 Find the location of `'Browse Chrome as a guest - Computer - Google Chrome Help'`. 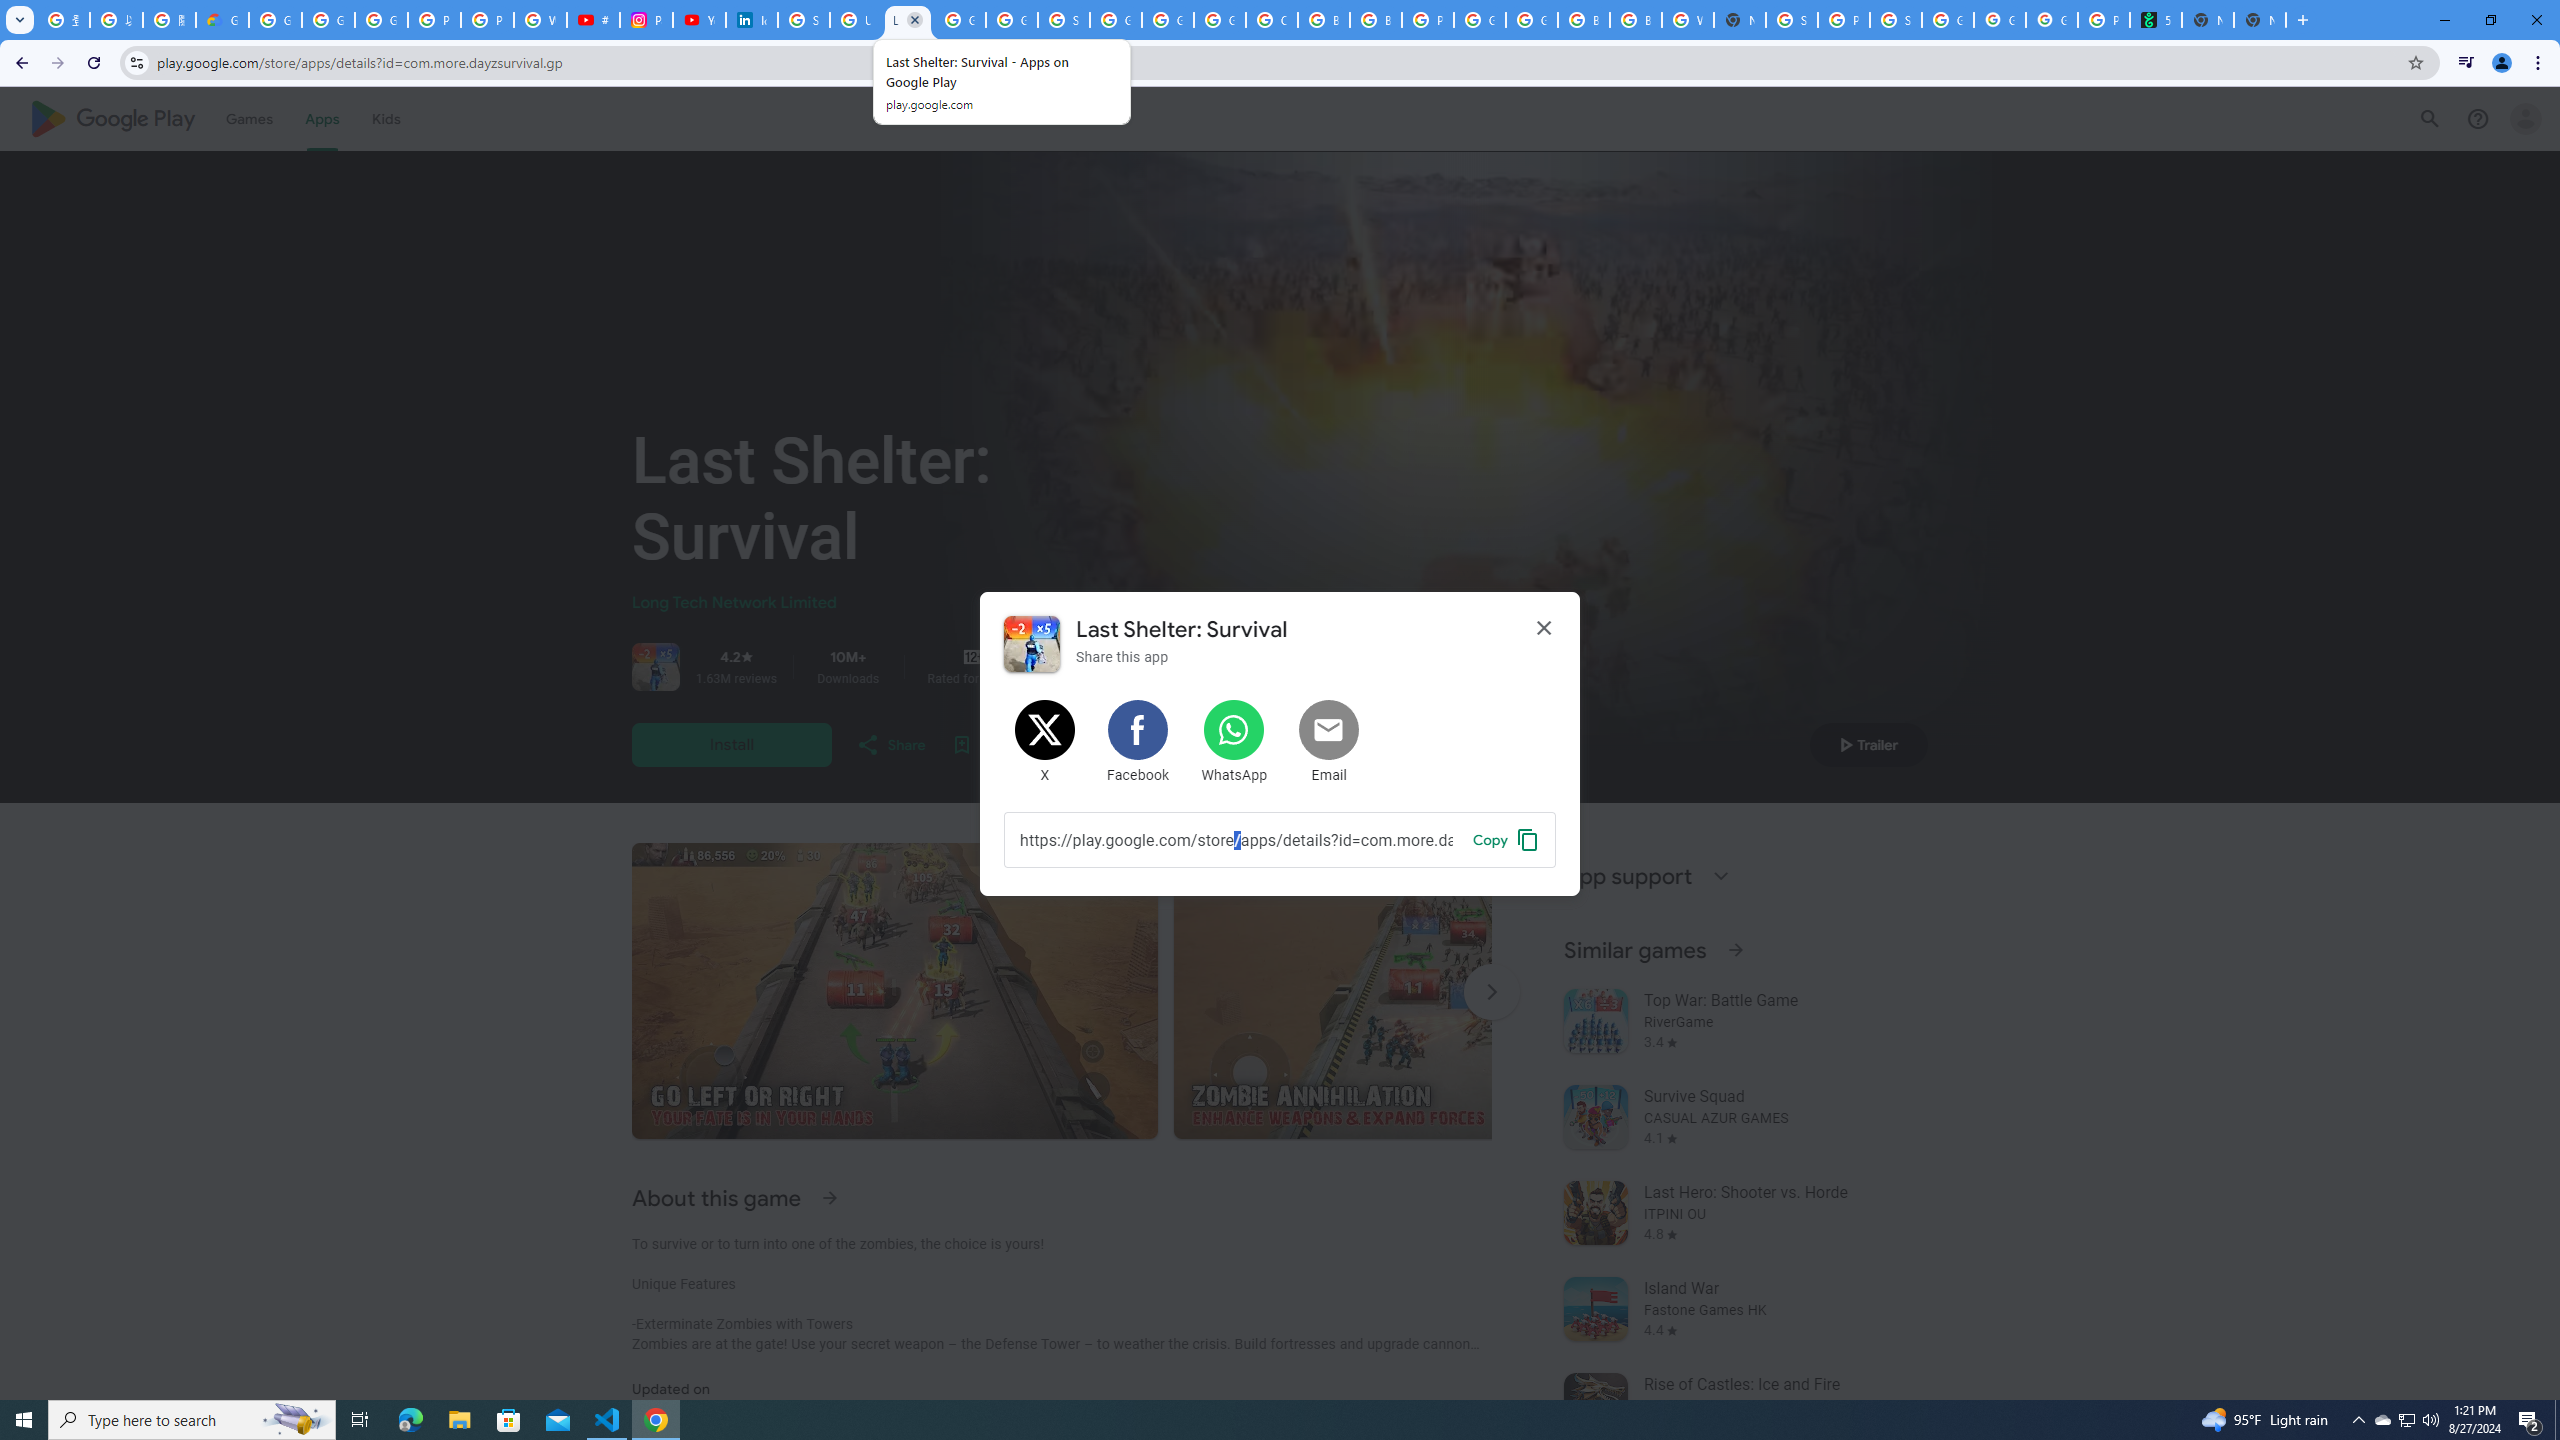

'Browse Chrome as a guest - Computer - Google Chrome Help' is located at coordinates (1324, 19).